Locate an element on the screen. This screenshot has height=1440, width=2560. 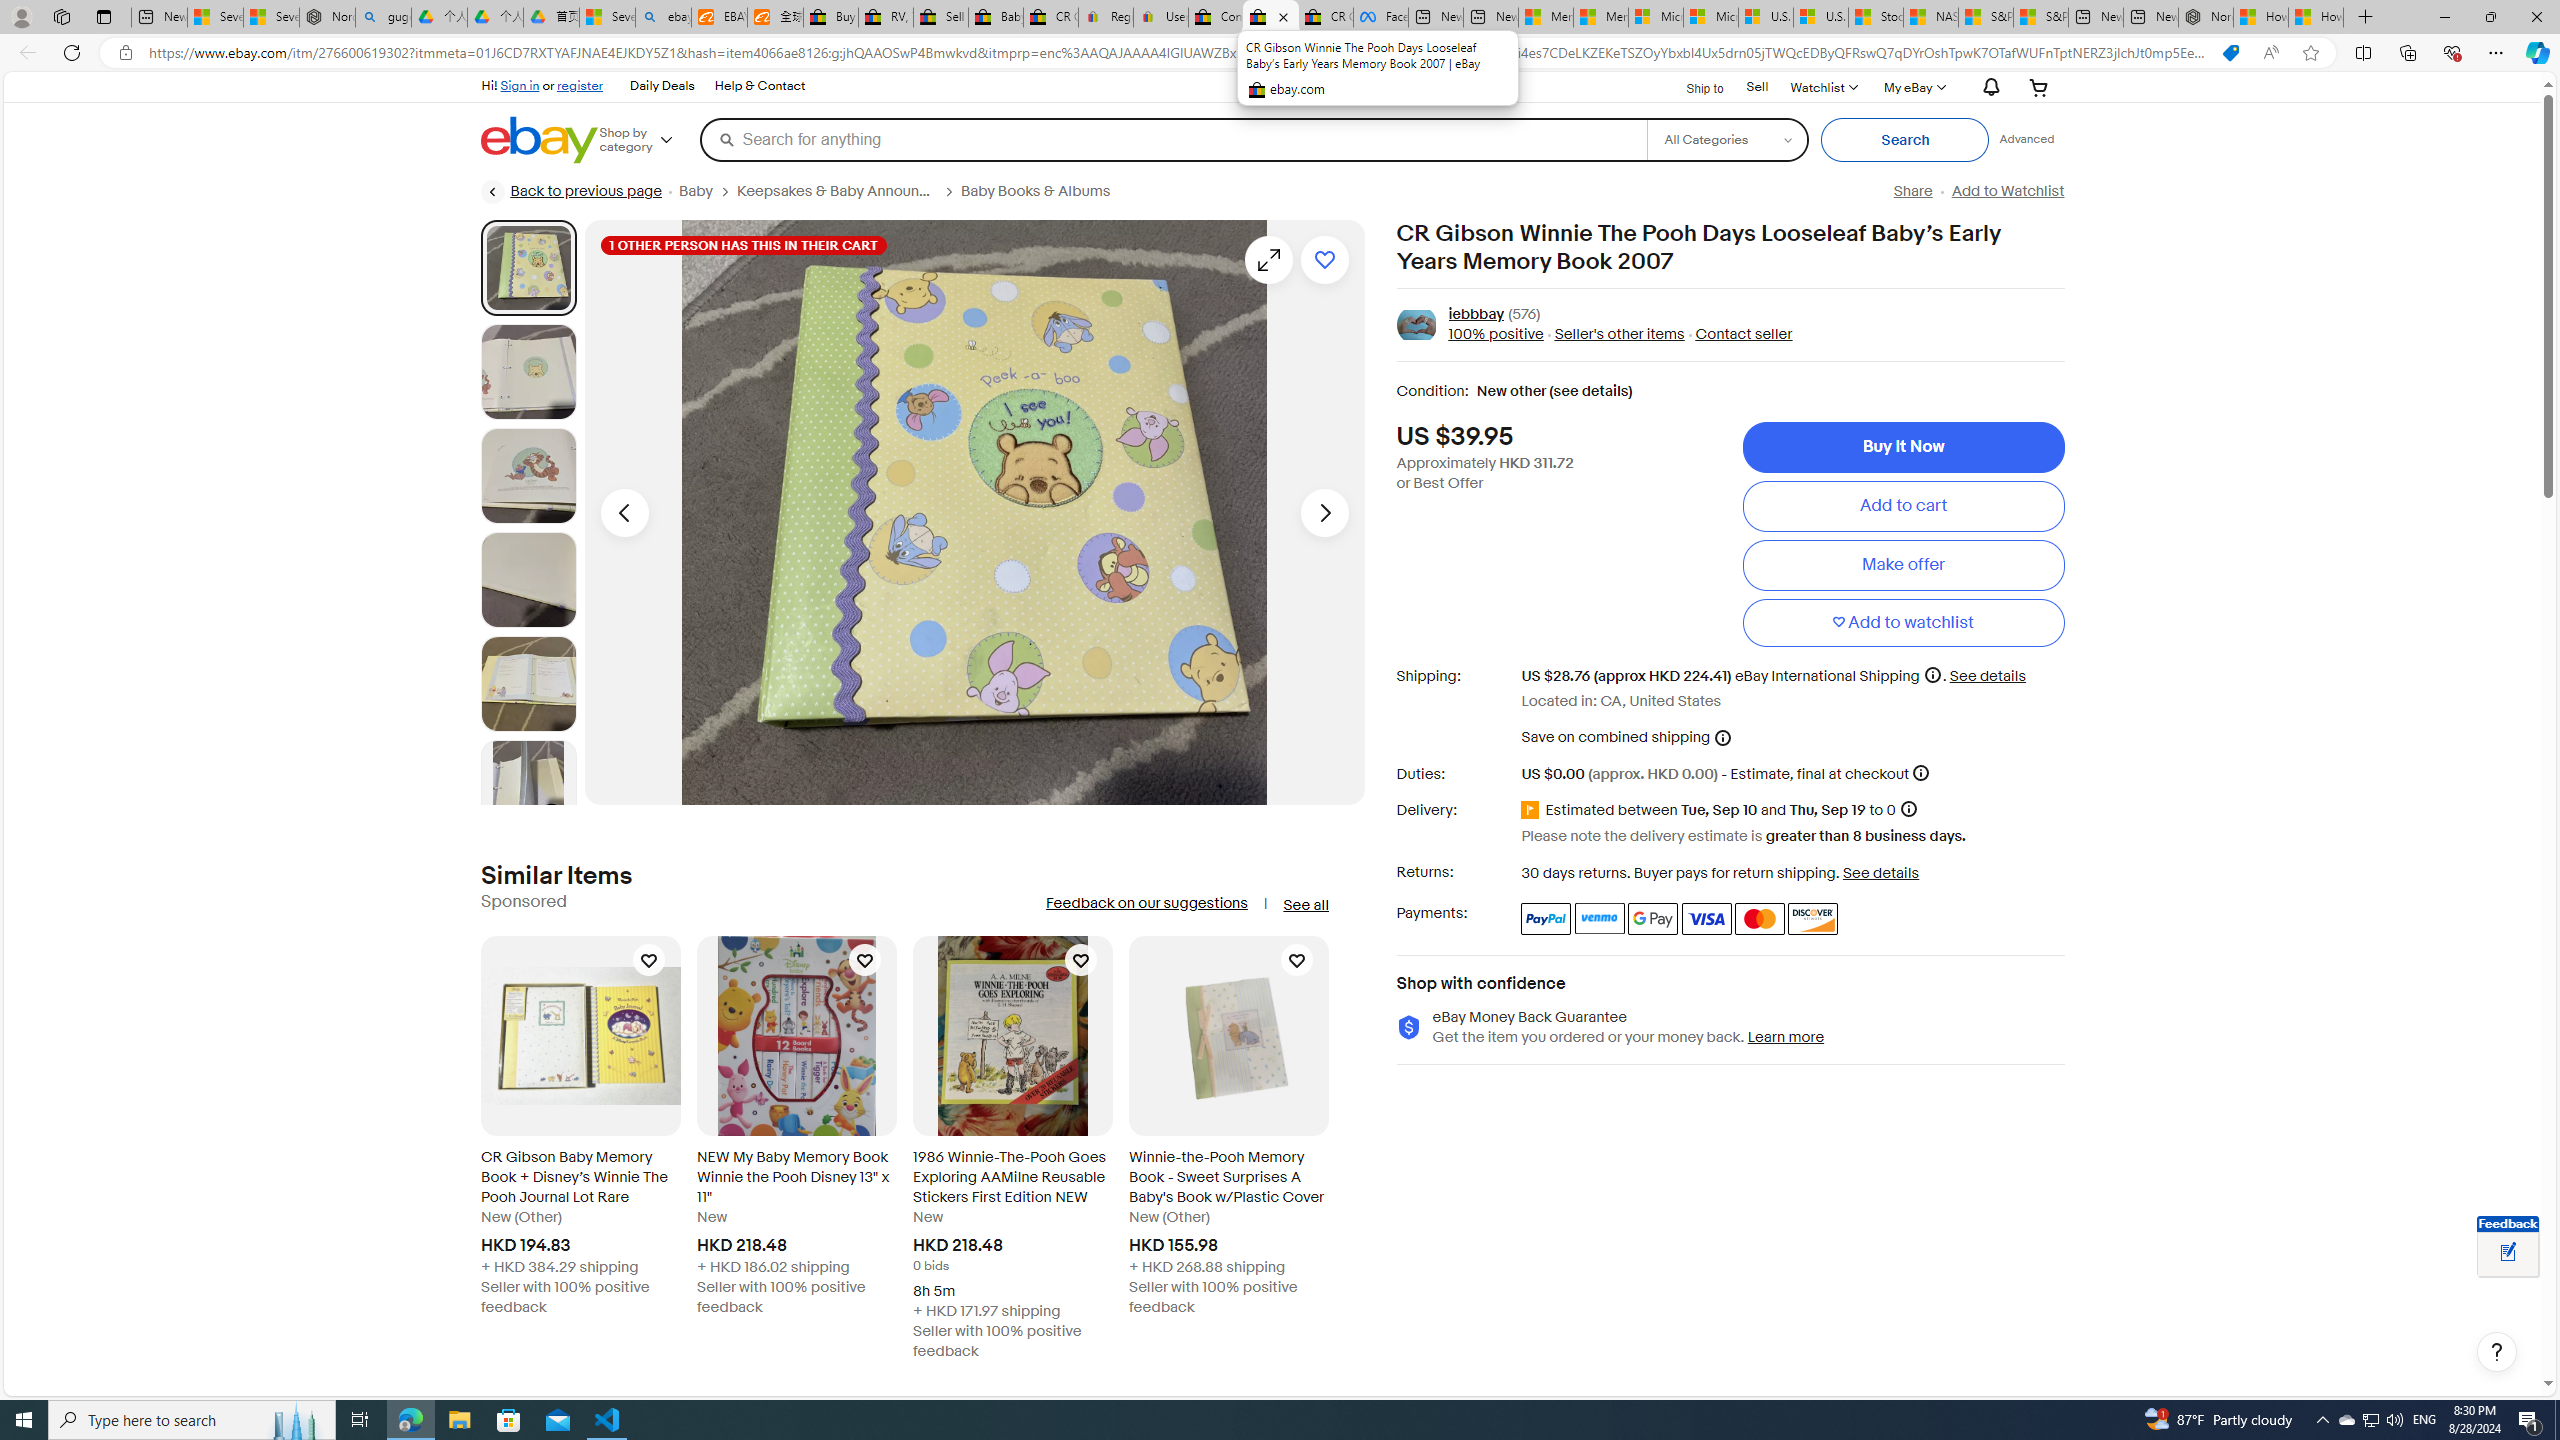
'How to Use a Monitor With Your Closed Laptop' is located at coordinates (2315, 16).